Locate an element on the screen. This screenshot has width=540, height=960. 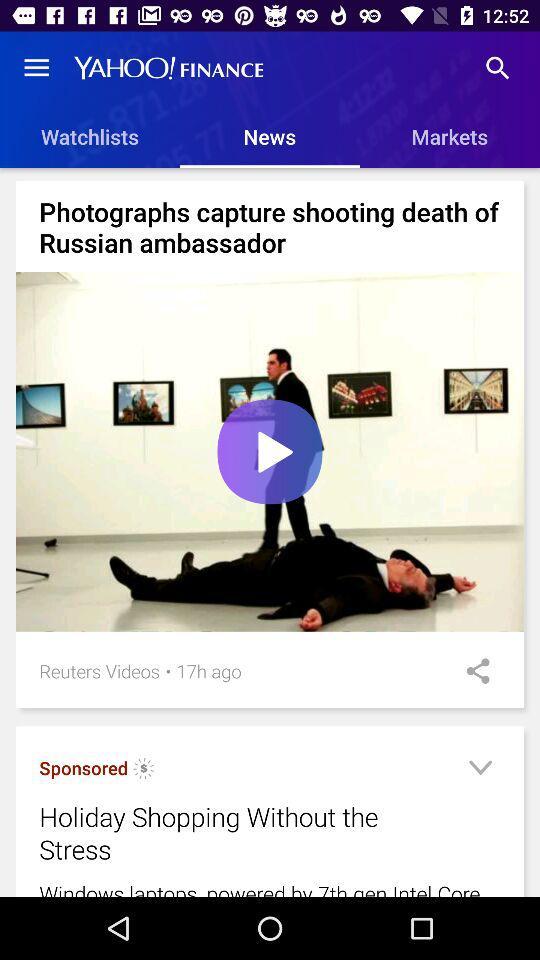
the item below photographs capture shooting item is located at coordinates (270, 451).